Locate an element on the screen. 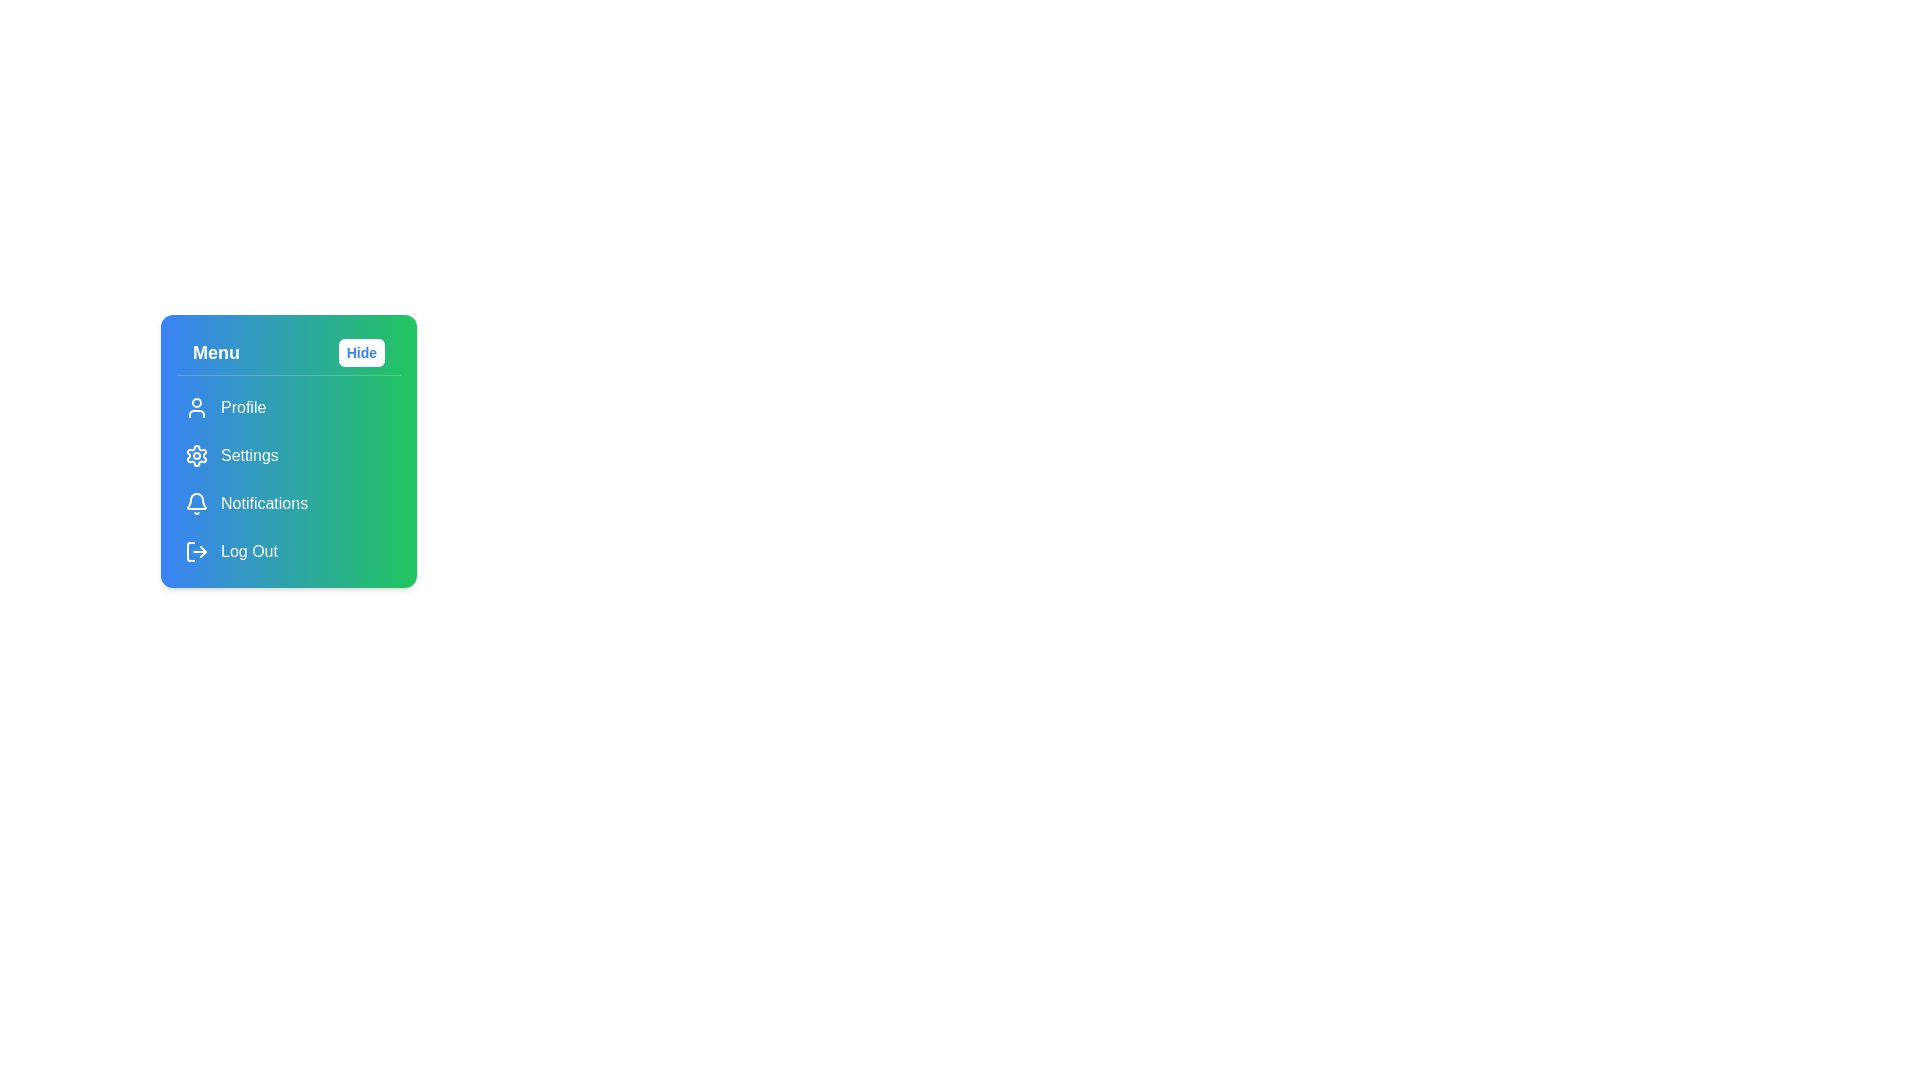 The height and width of the screenshot is (1080, 1920). the bell icon next to the 'Notifications' text is located at coordinates (196, 503).